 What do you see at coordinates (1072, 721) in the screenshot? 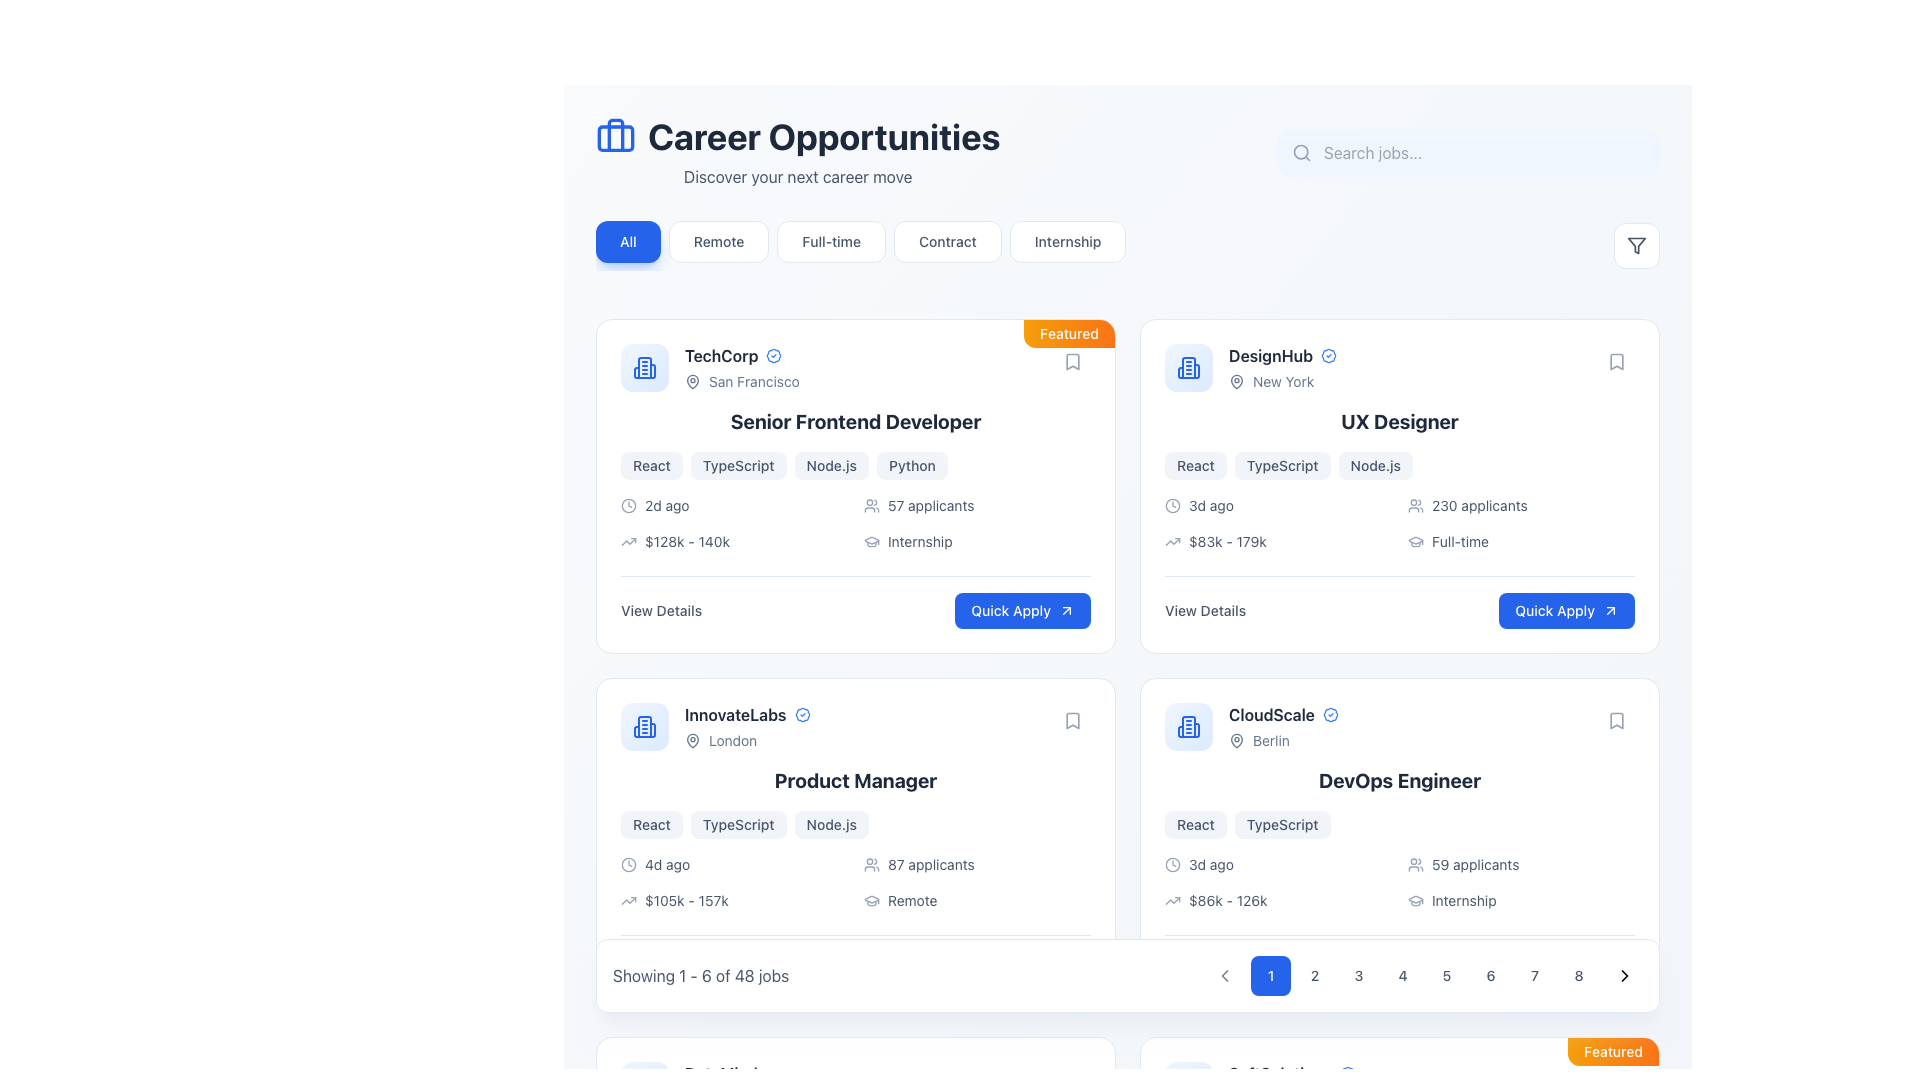
I see `the save or bookmark button located at the top-right corner of the 'InnovateLabs' job listing card` at bounding box center [1072, 721].